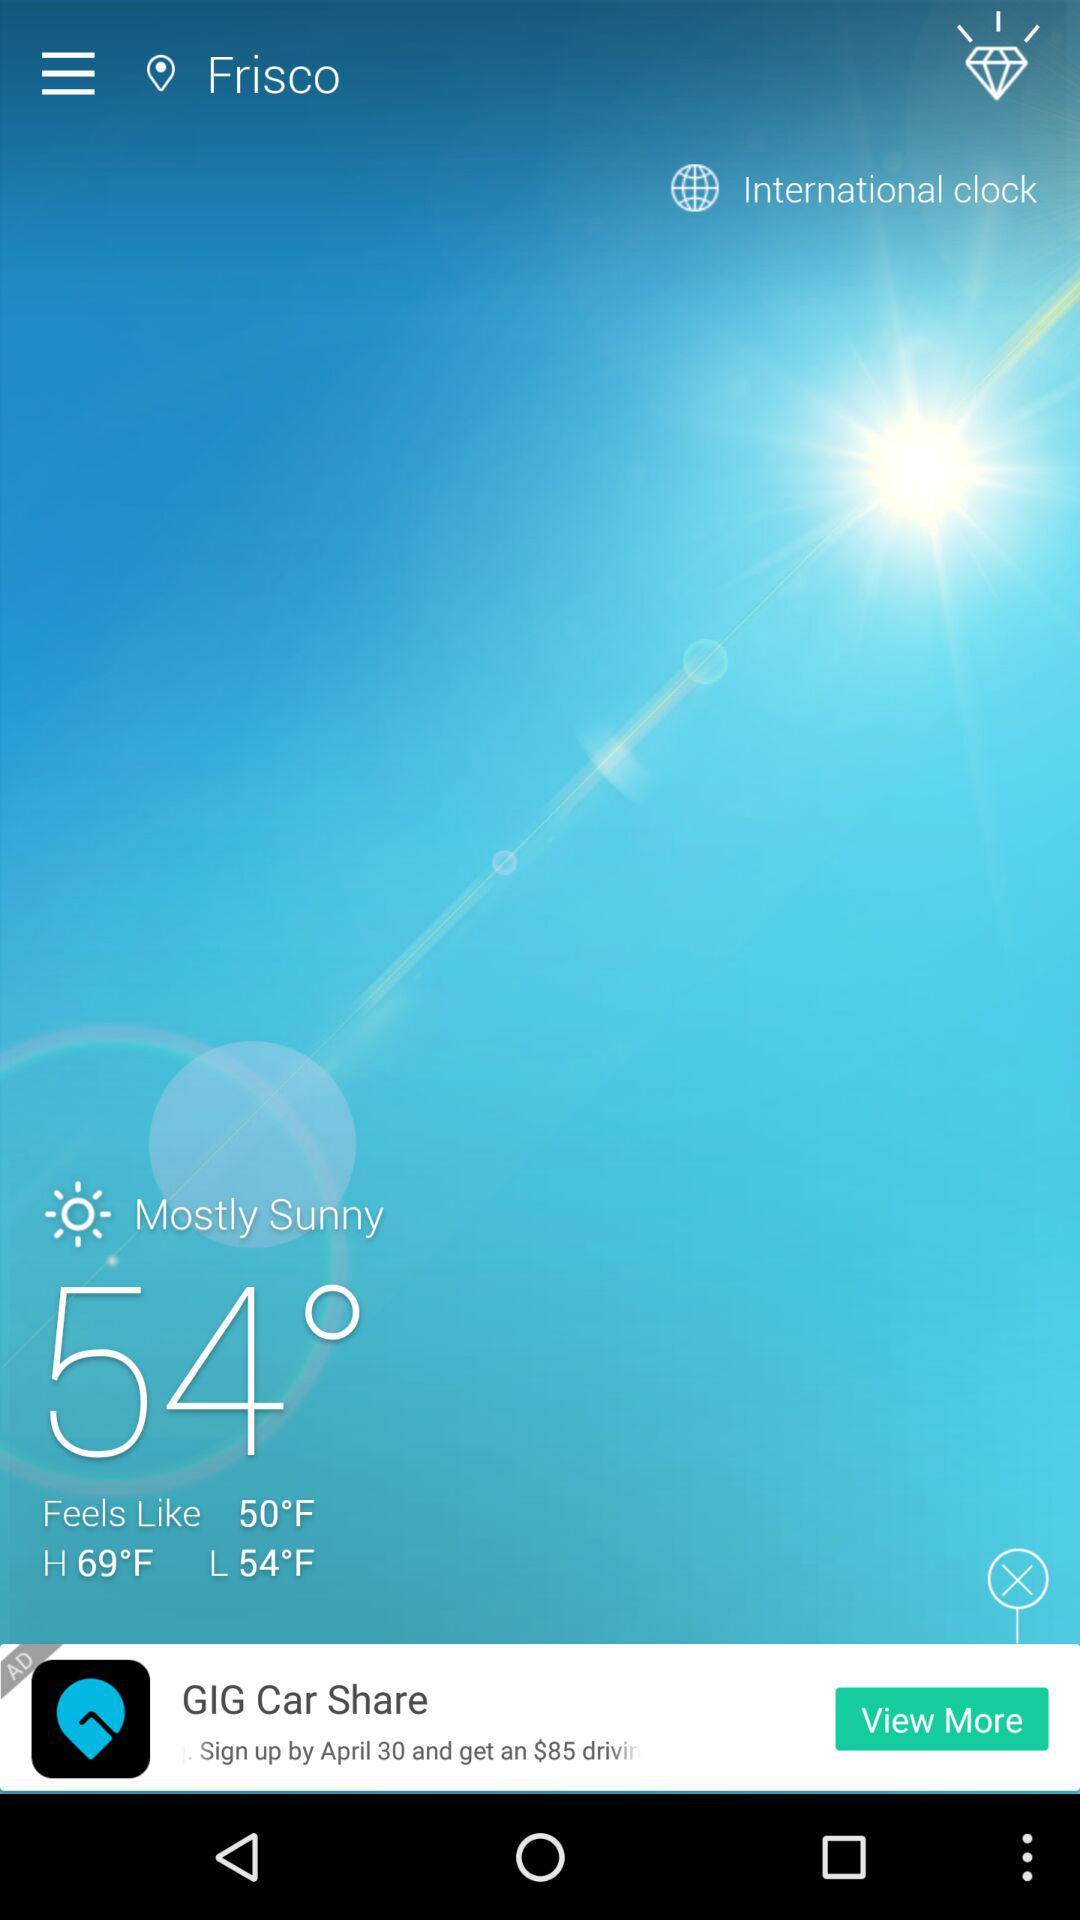 The width and height of the screenshot is (1080, 1920). I want to click on the close icon, so click(1018, 1706).